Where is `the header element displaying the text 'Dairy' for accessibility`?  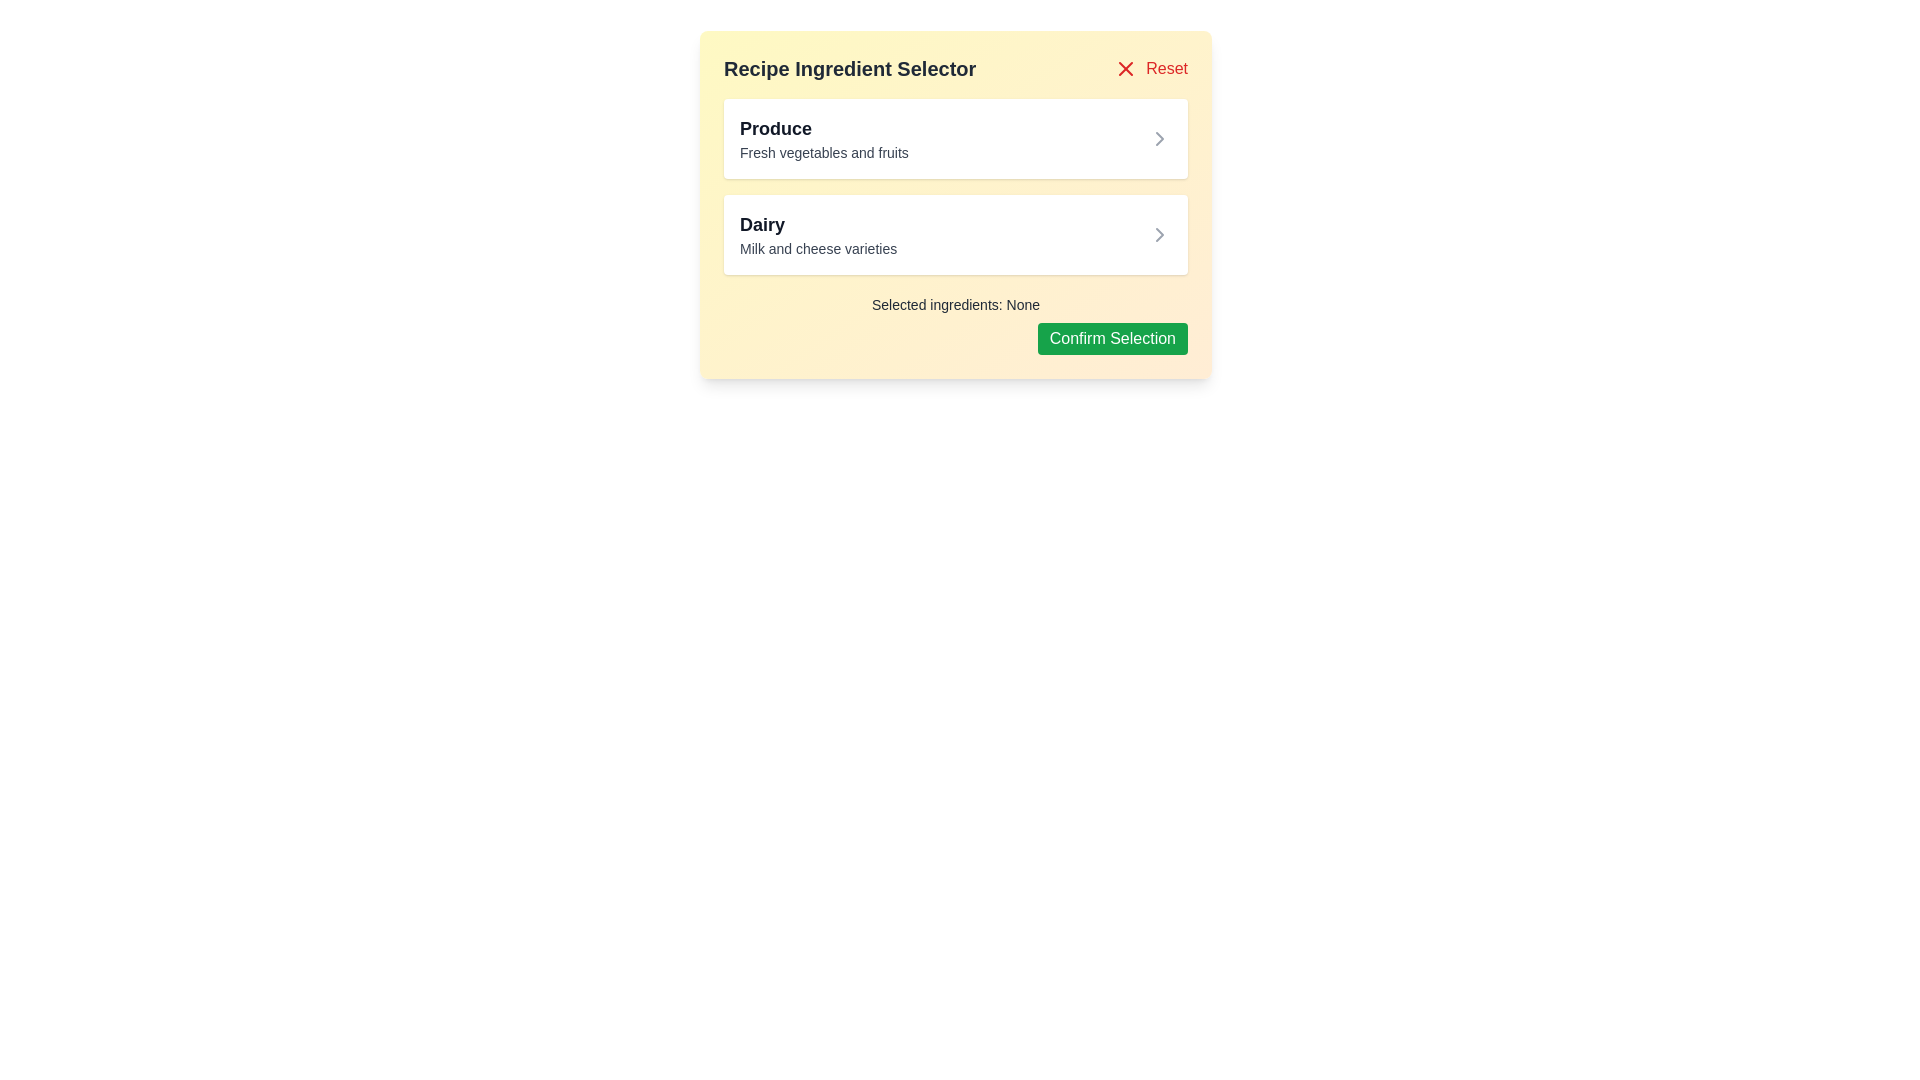
the header element displaying the text 'Dairy' for accessibility is located at coordinates (818, 224).